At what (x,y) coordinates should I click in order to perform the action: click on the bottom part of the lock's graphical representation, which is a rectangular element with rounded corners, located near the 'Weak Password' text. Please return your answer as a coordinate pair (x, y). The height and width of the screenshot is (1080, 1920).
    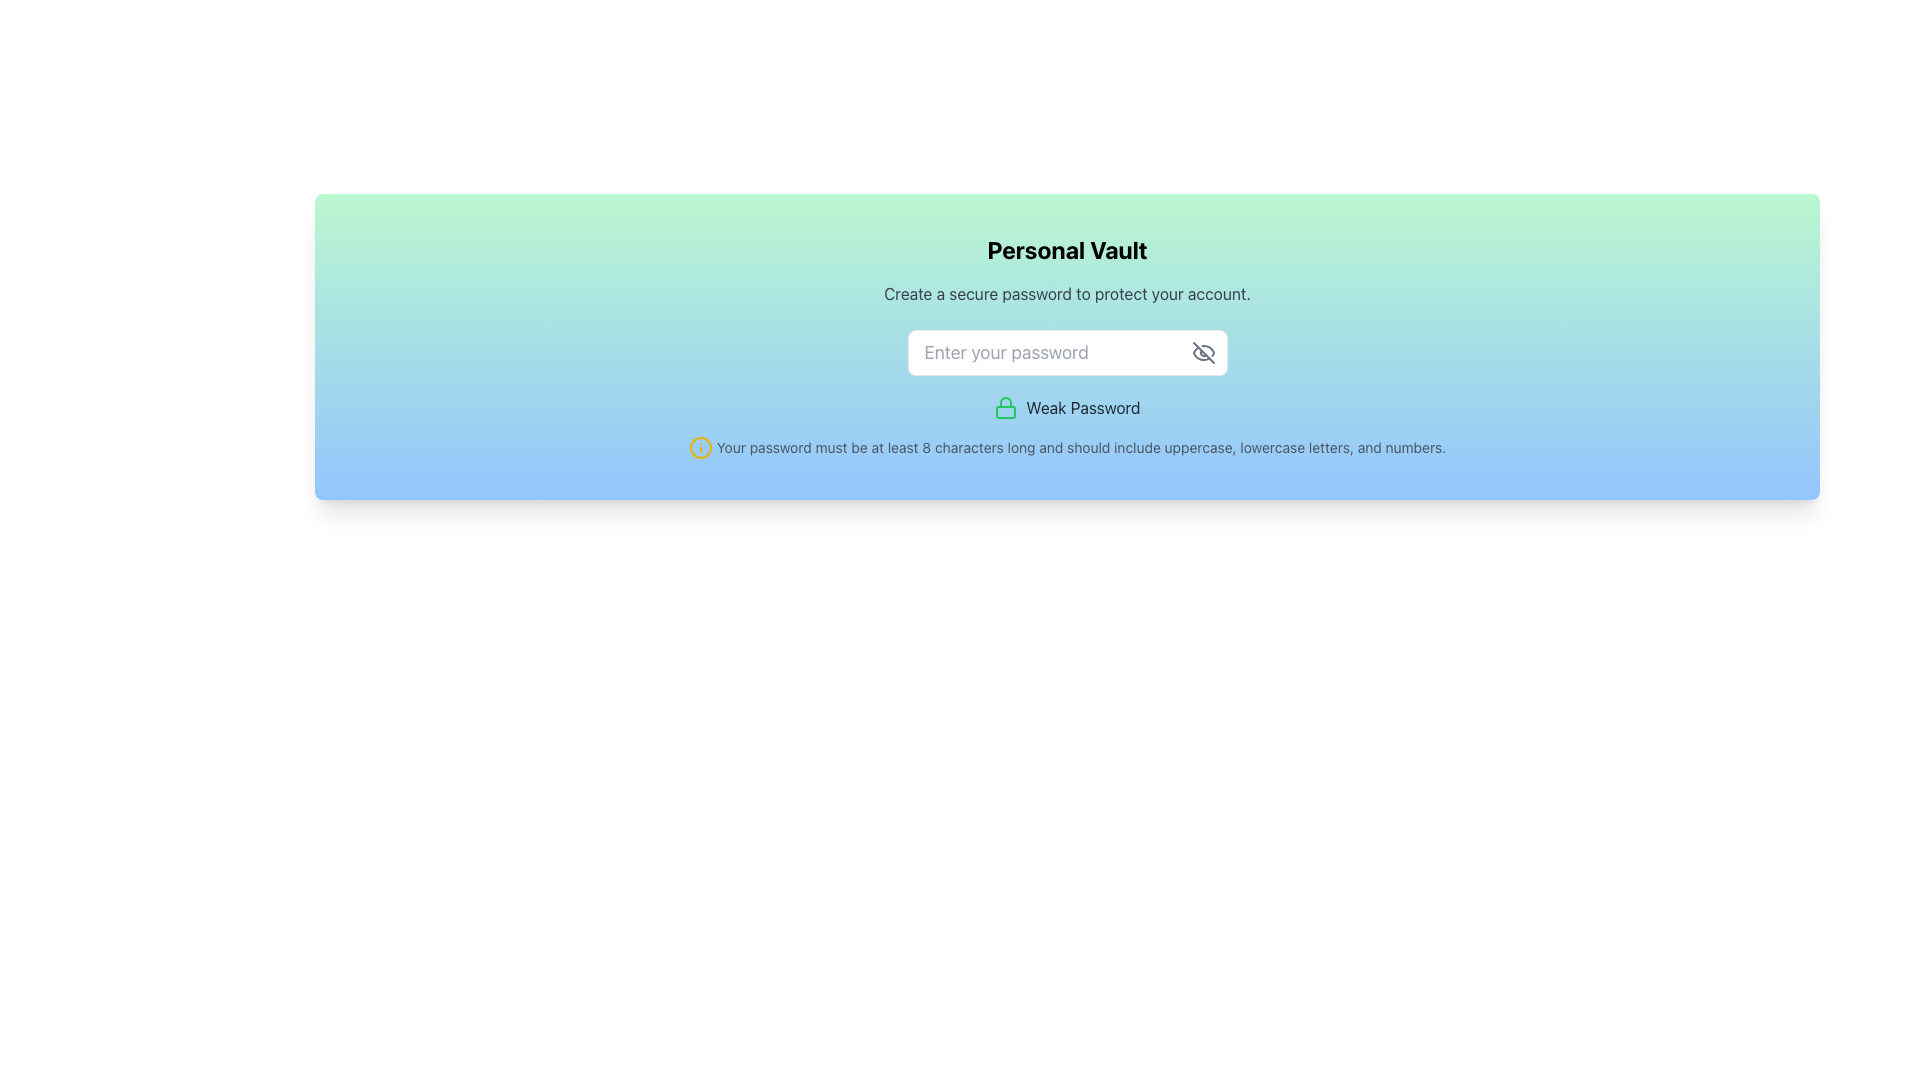
    Looking at the image, I should click on (1006, 411).